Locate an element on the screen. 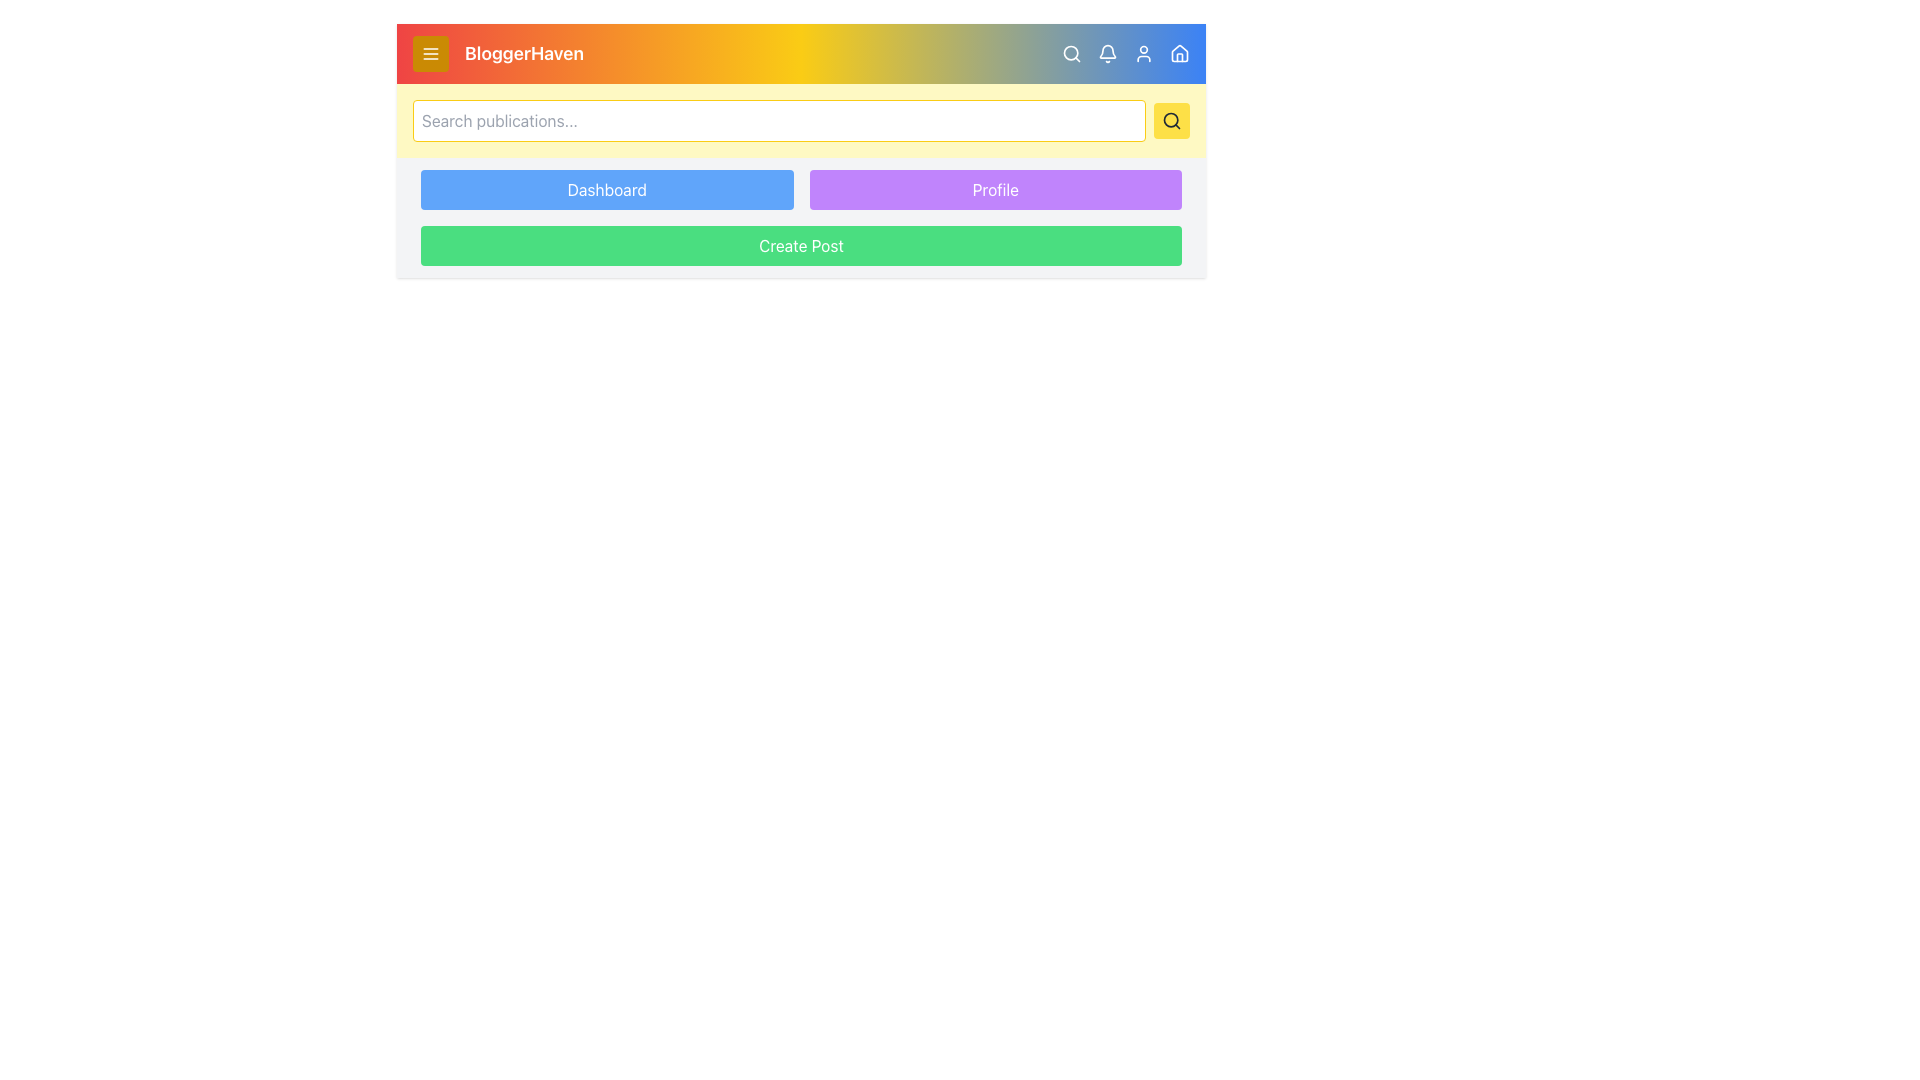 The image size is (1920, 1080). the magnifying glass icon button located in the navigation bar, which is styled with a yellow hover effect and surrounded by a blue gradient background is located at coordinates (1070, 53).